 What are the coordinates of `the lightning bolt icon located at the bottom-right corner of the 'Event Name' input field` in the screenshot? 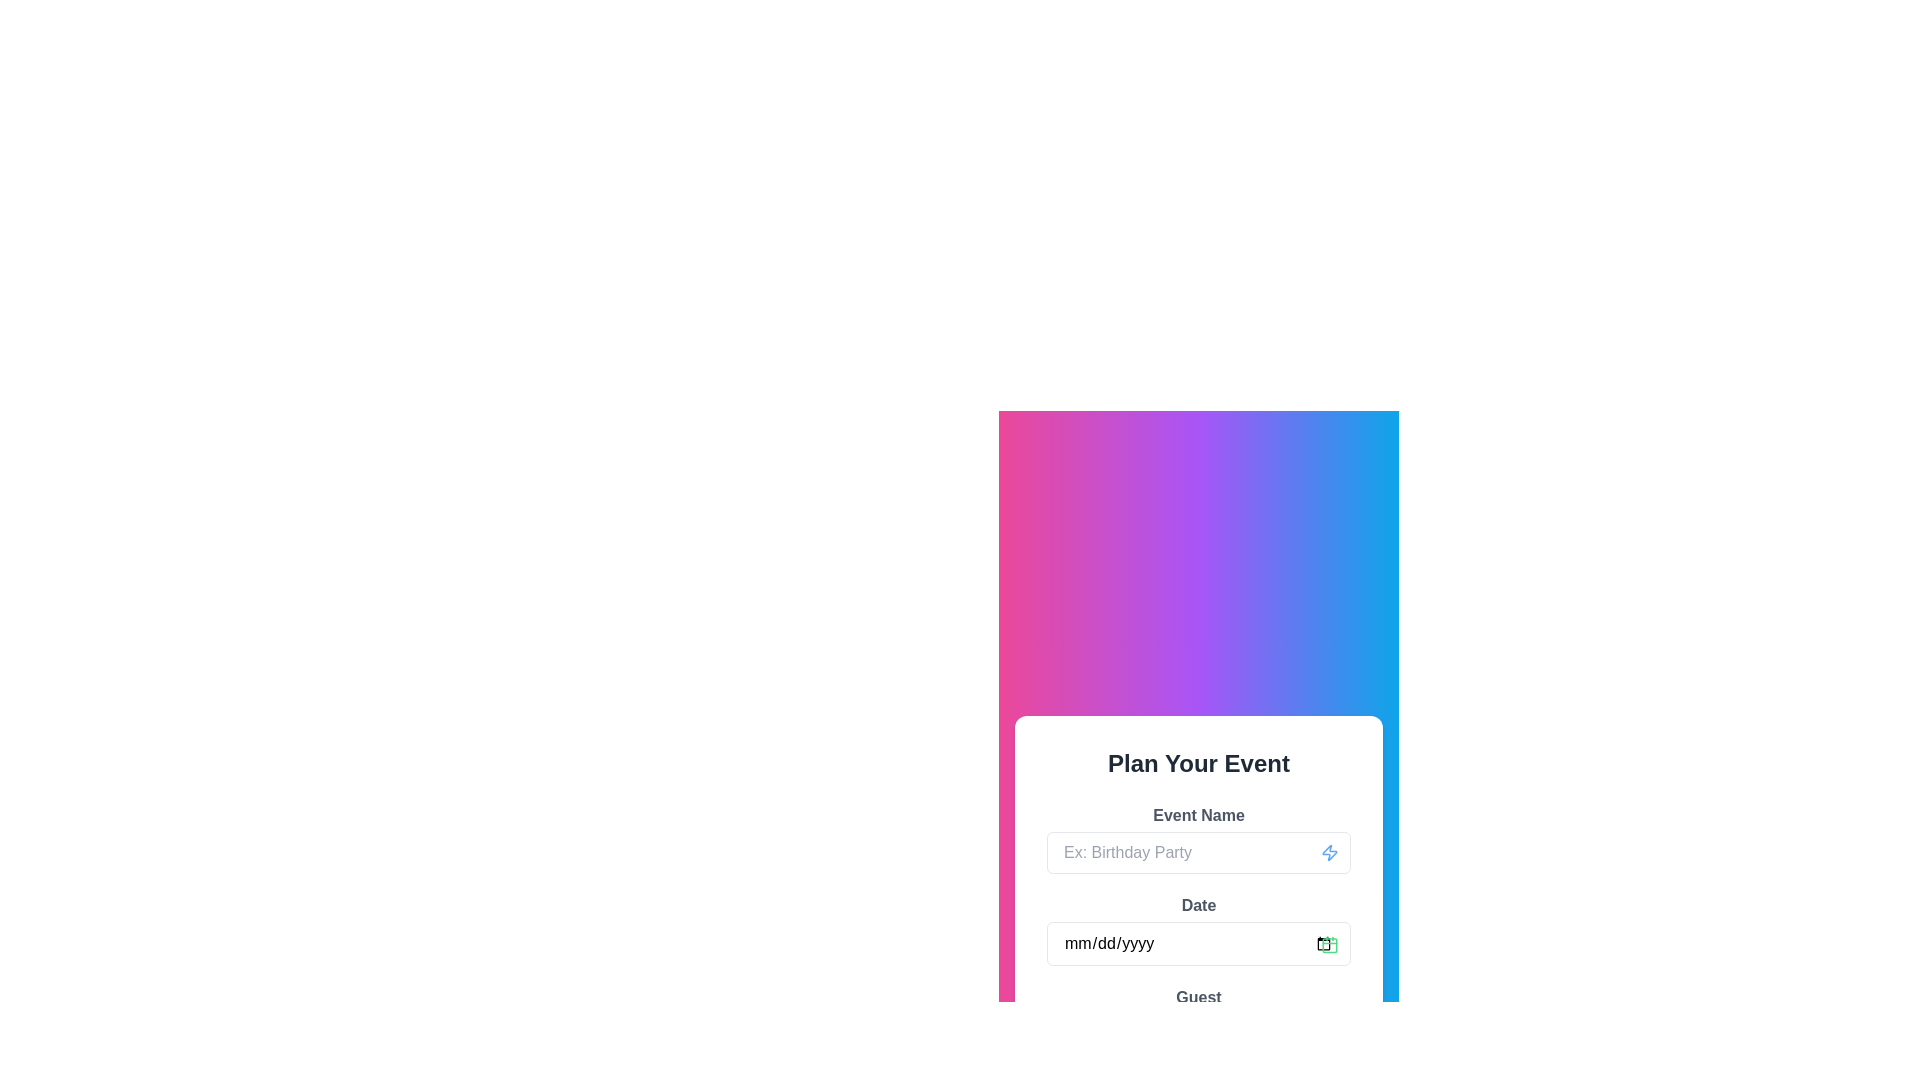 It's located at (1329, 852).